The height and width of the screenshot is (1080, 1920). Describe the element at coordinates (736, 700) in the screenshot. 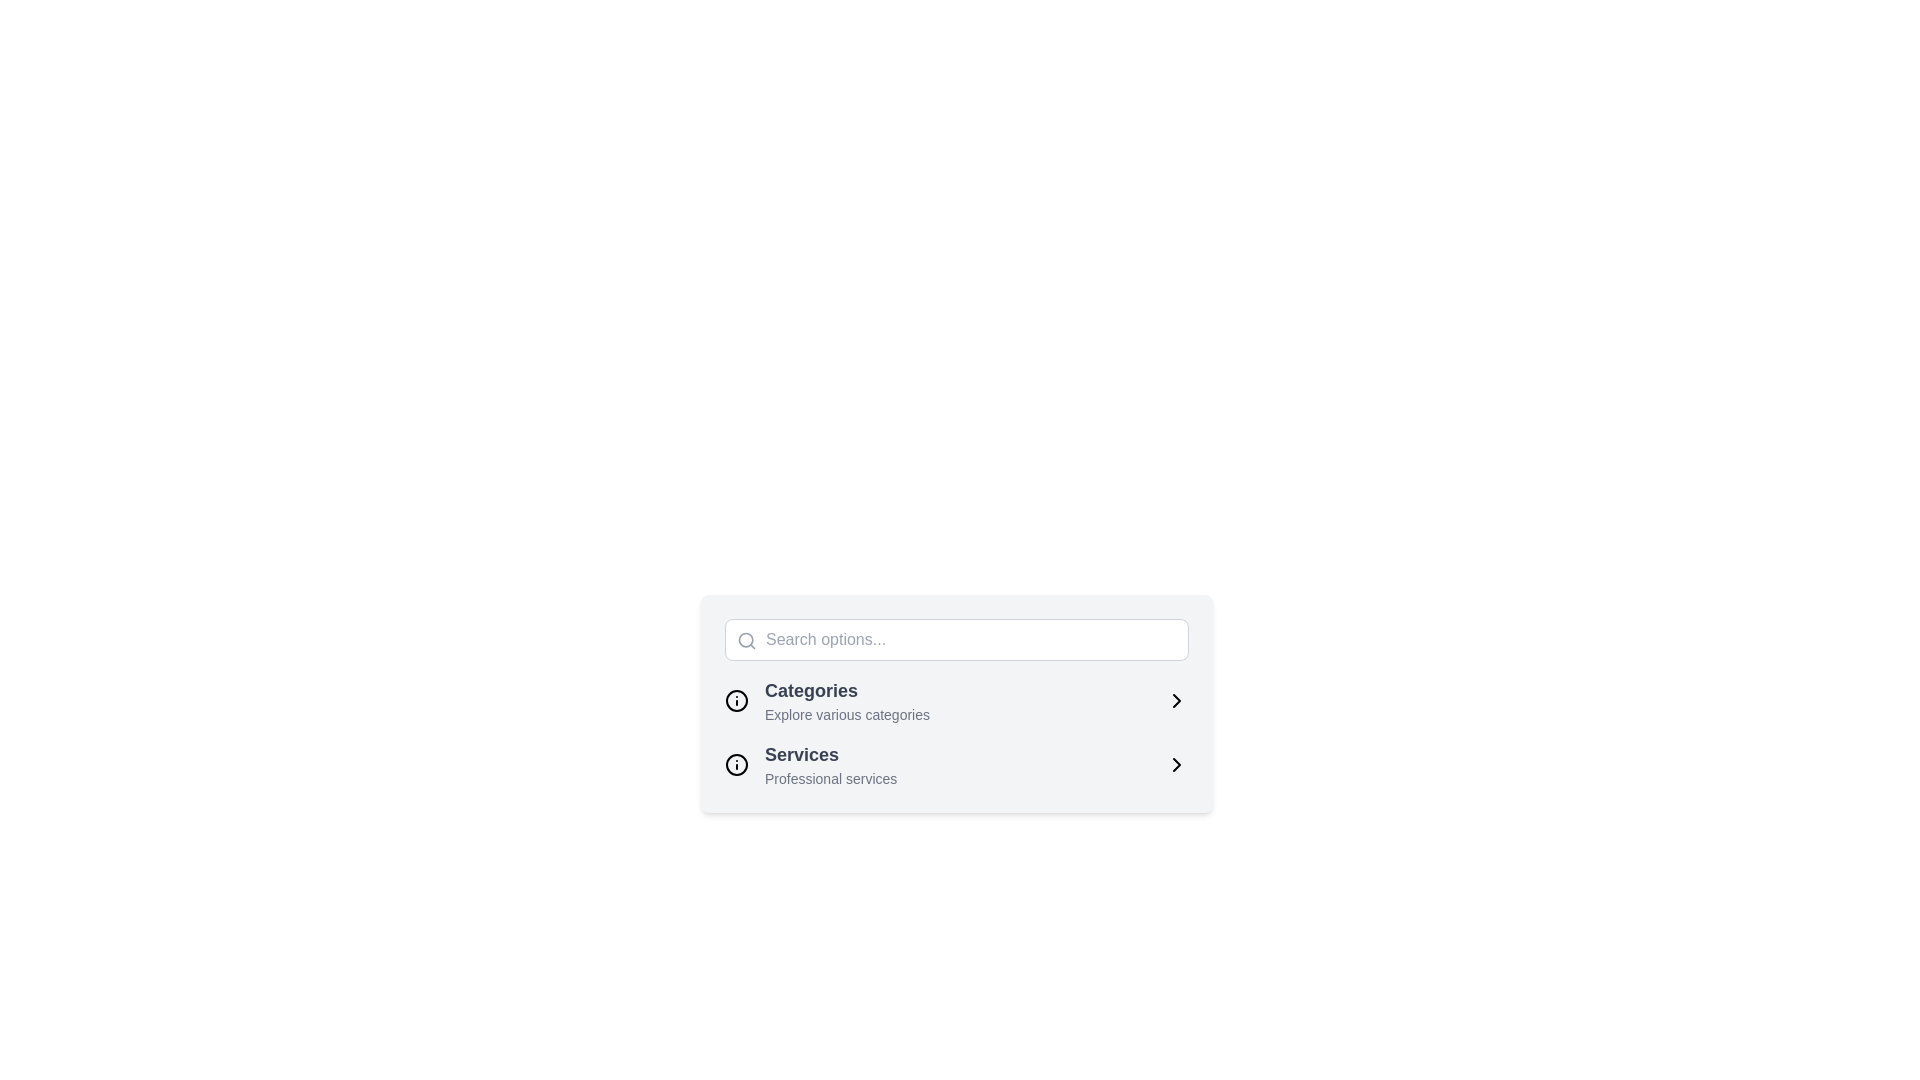

I see `the informational icon located leftmost in the 'Categories' row, directly to the left of the headings 'Categories' and 'Explore various categories' for further details` at that location.